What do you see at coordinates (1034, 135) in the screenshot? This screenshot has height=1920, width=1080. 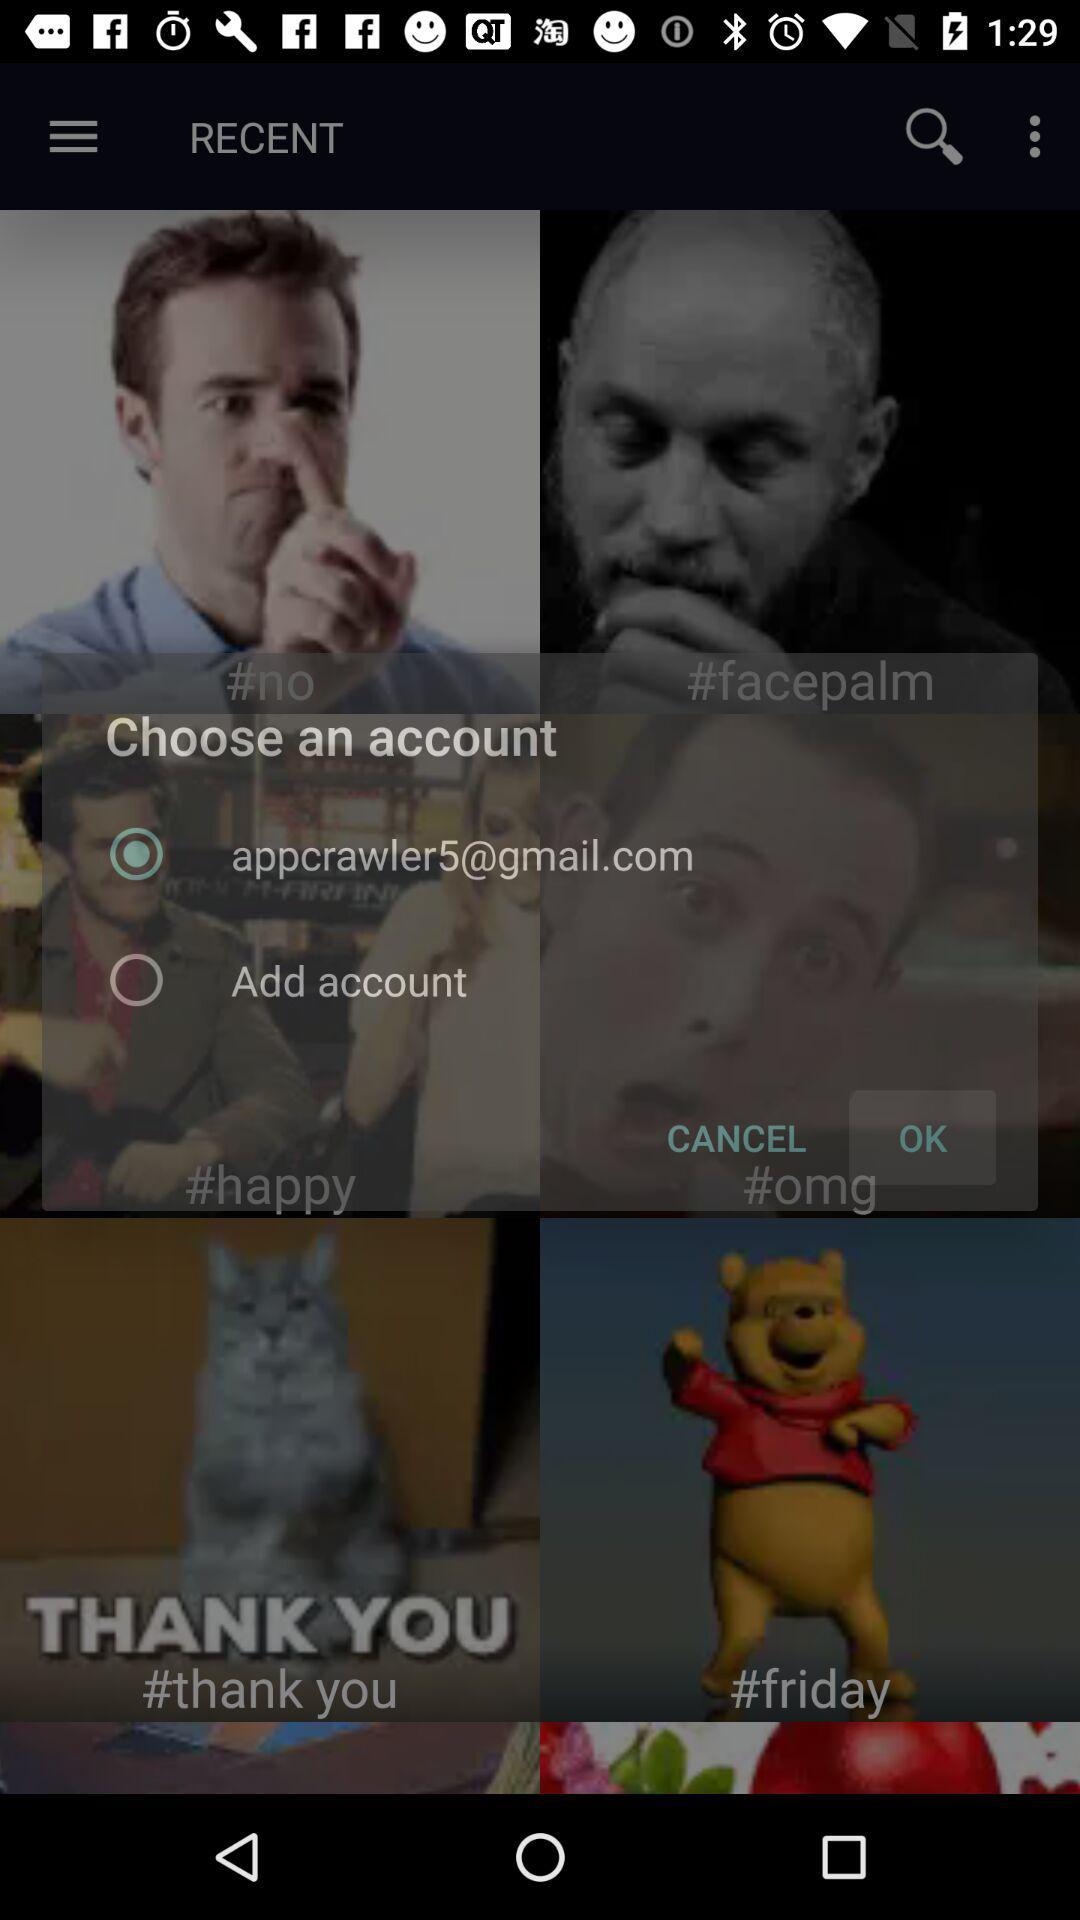 I see `open settings` at bounding box center [1034, 135].